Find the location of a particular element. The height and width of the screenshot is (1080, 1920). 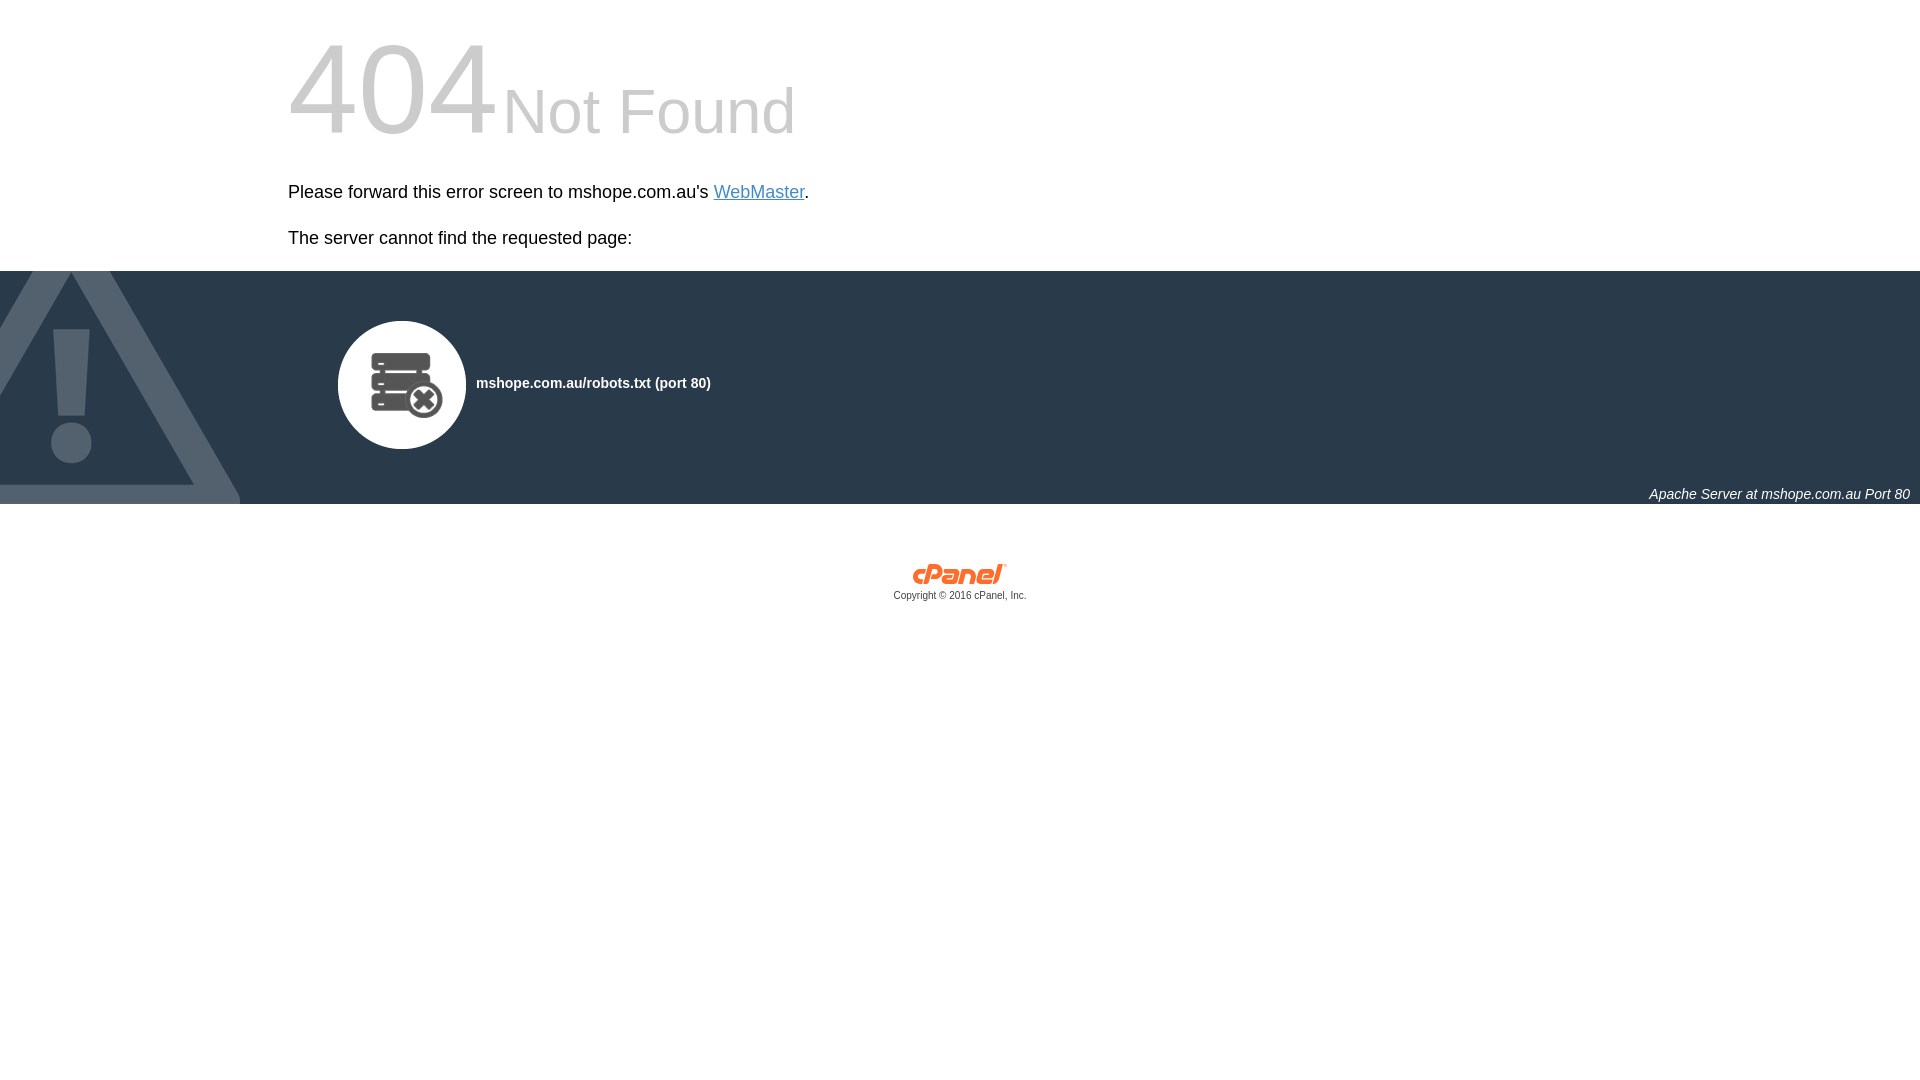

'WebMaster' is located at coordinates (758, 192).